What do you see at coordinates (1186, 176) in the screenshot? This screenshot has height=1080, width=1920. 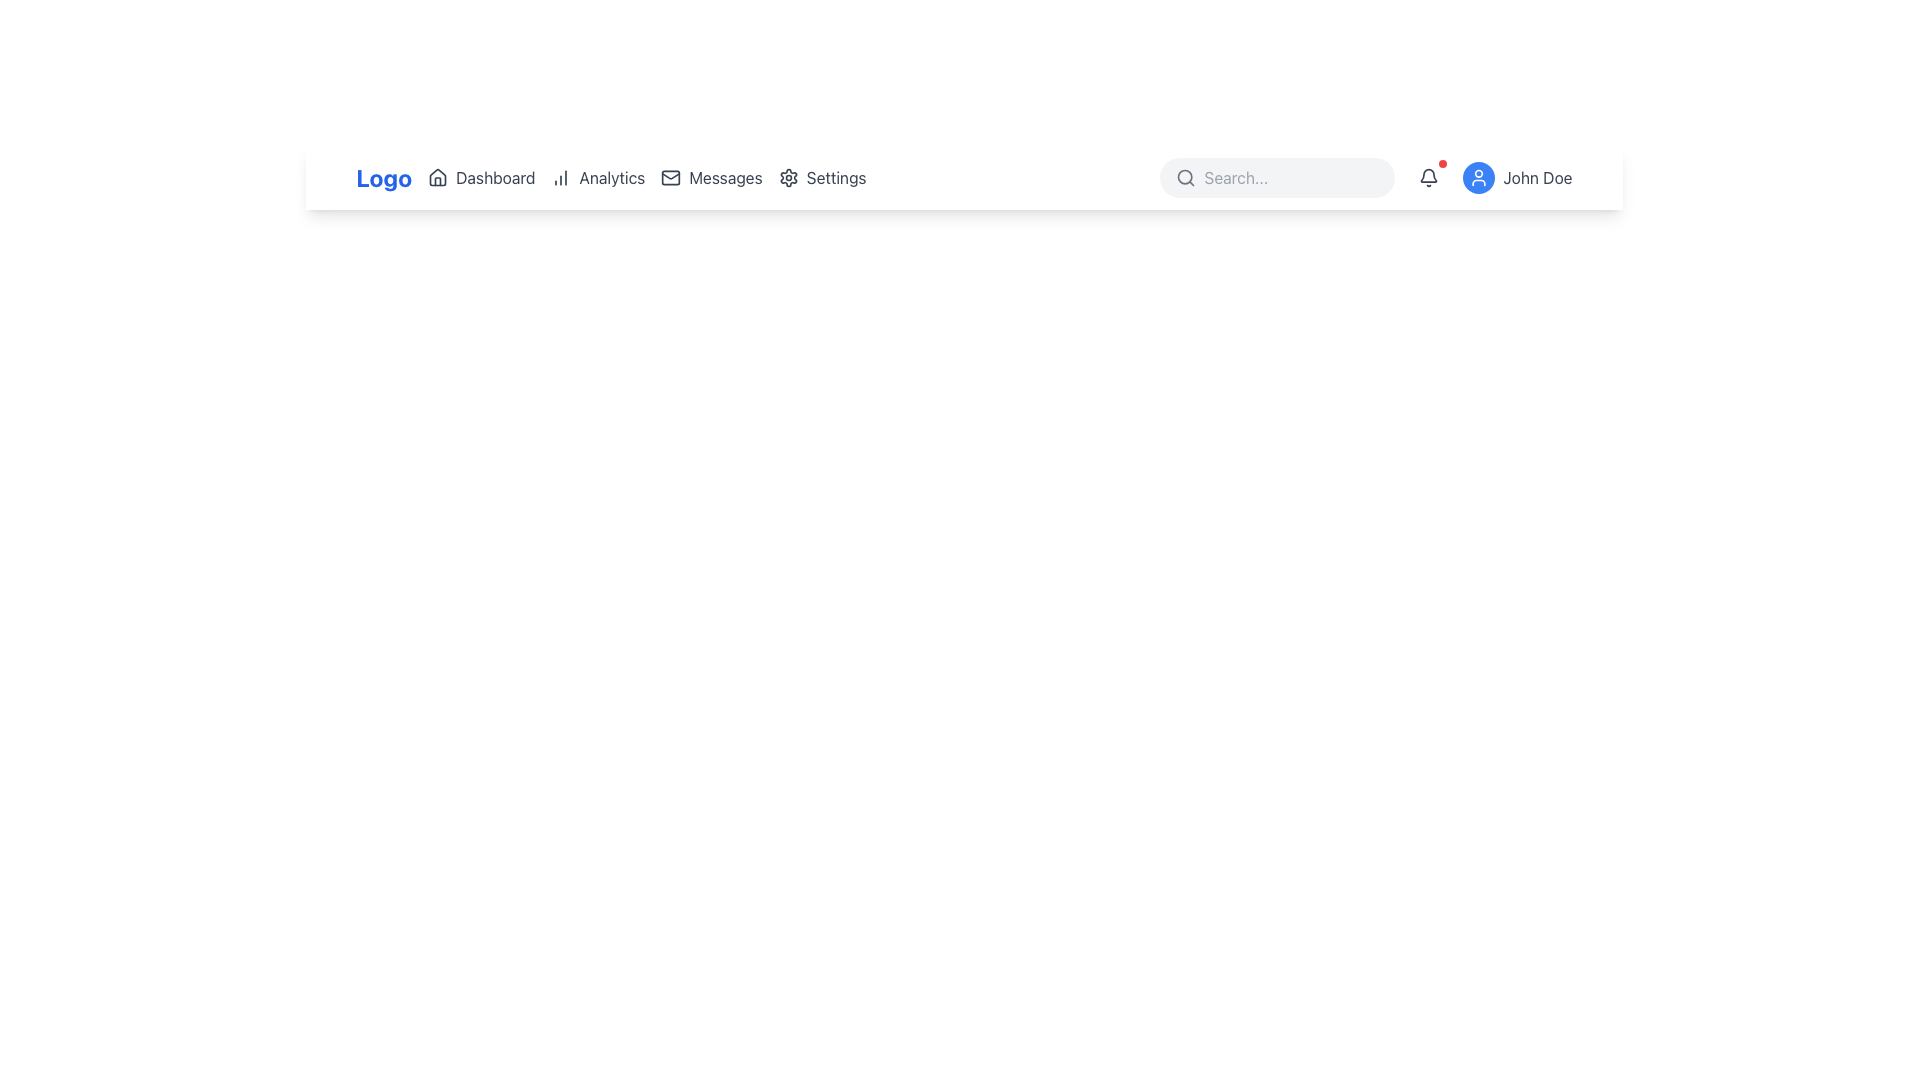 I see `the magnifying glass icon located to the far left within the rounded search bar` at bounding box center [1186, 176].